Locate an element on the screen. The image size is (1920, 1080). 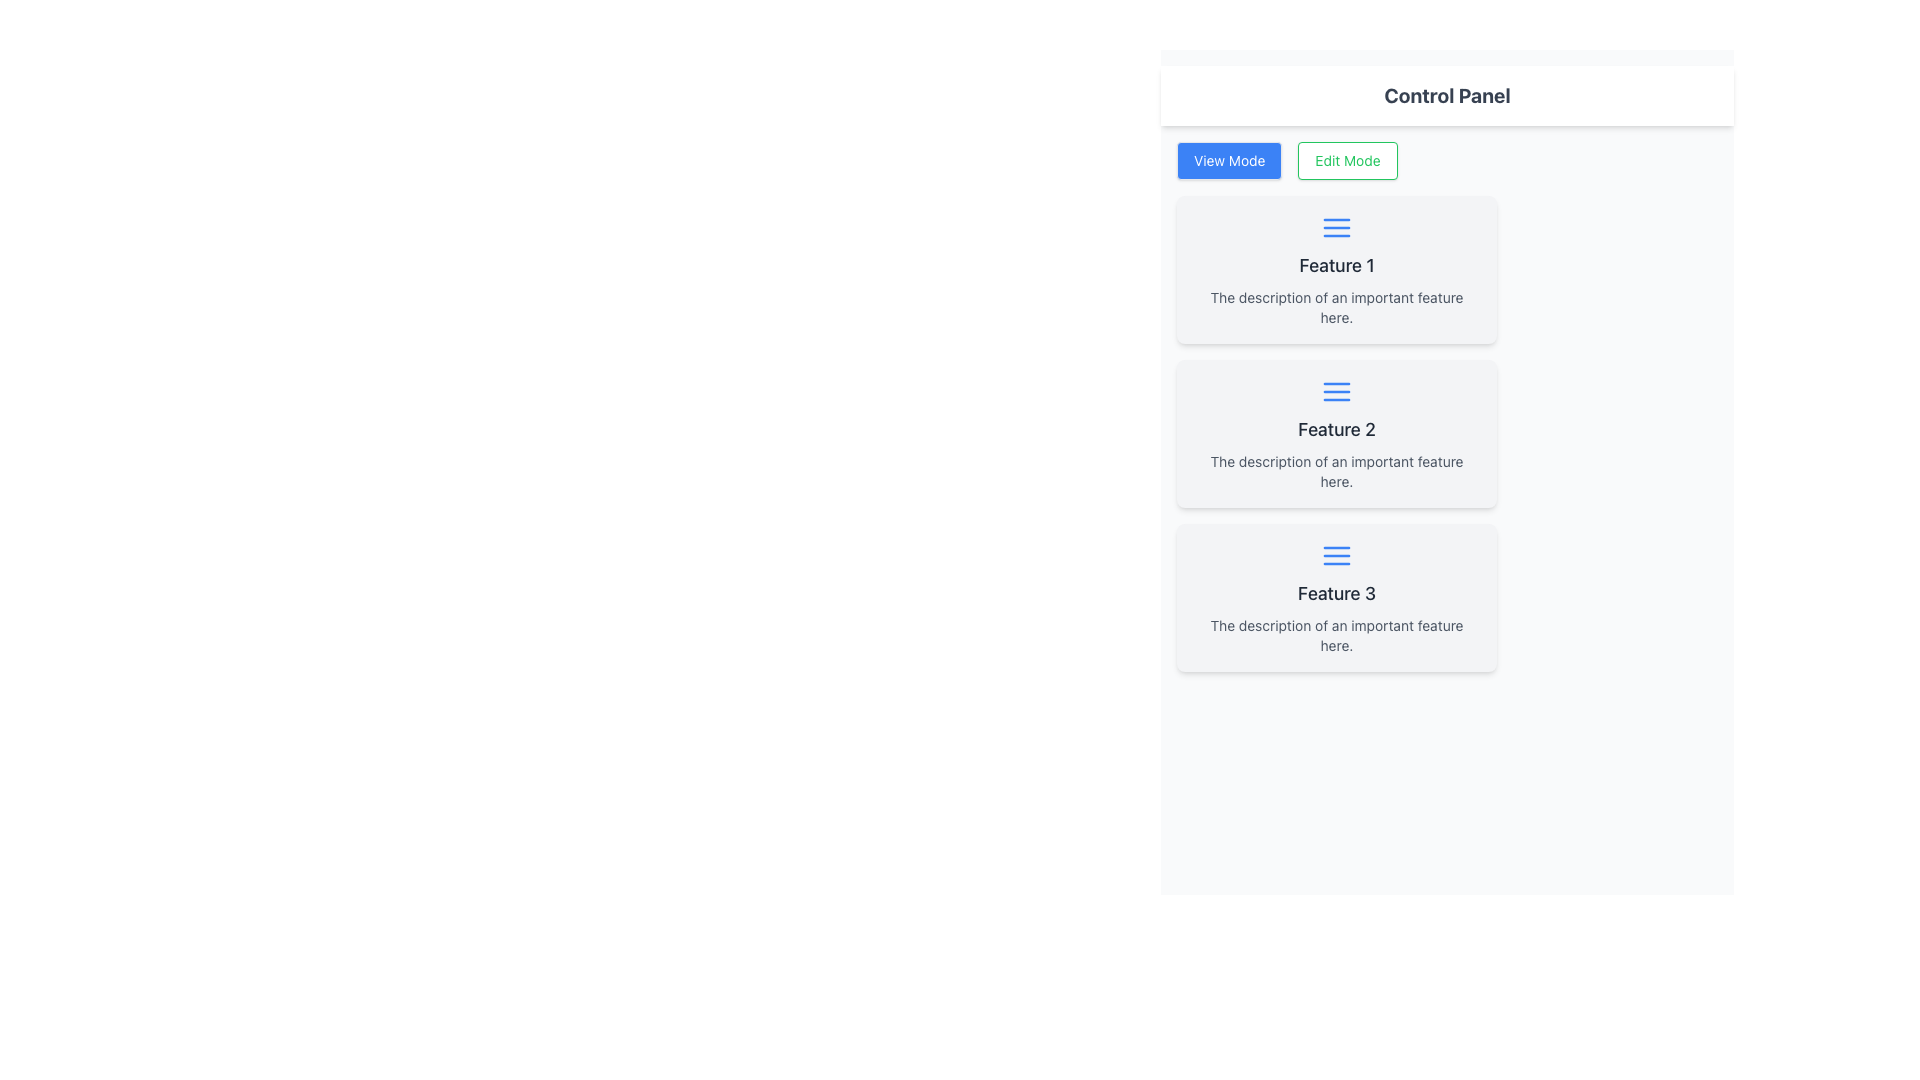
the text block displaying 'The description of an important feature here.' which is positioned below the heading 'Feature 2' in the second feature box is located at coordinates (1337, 471).